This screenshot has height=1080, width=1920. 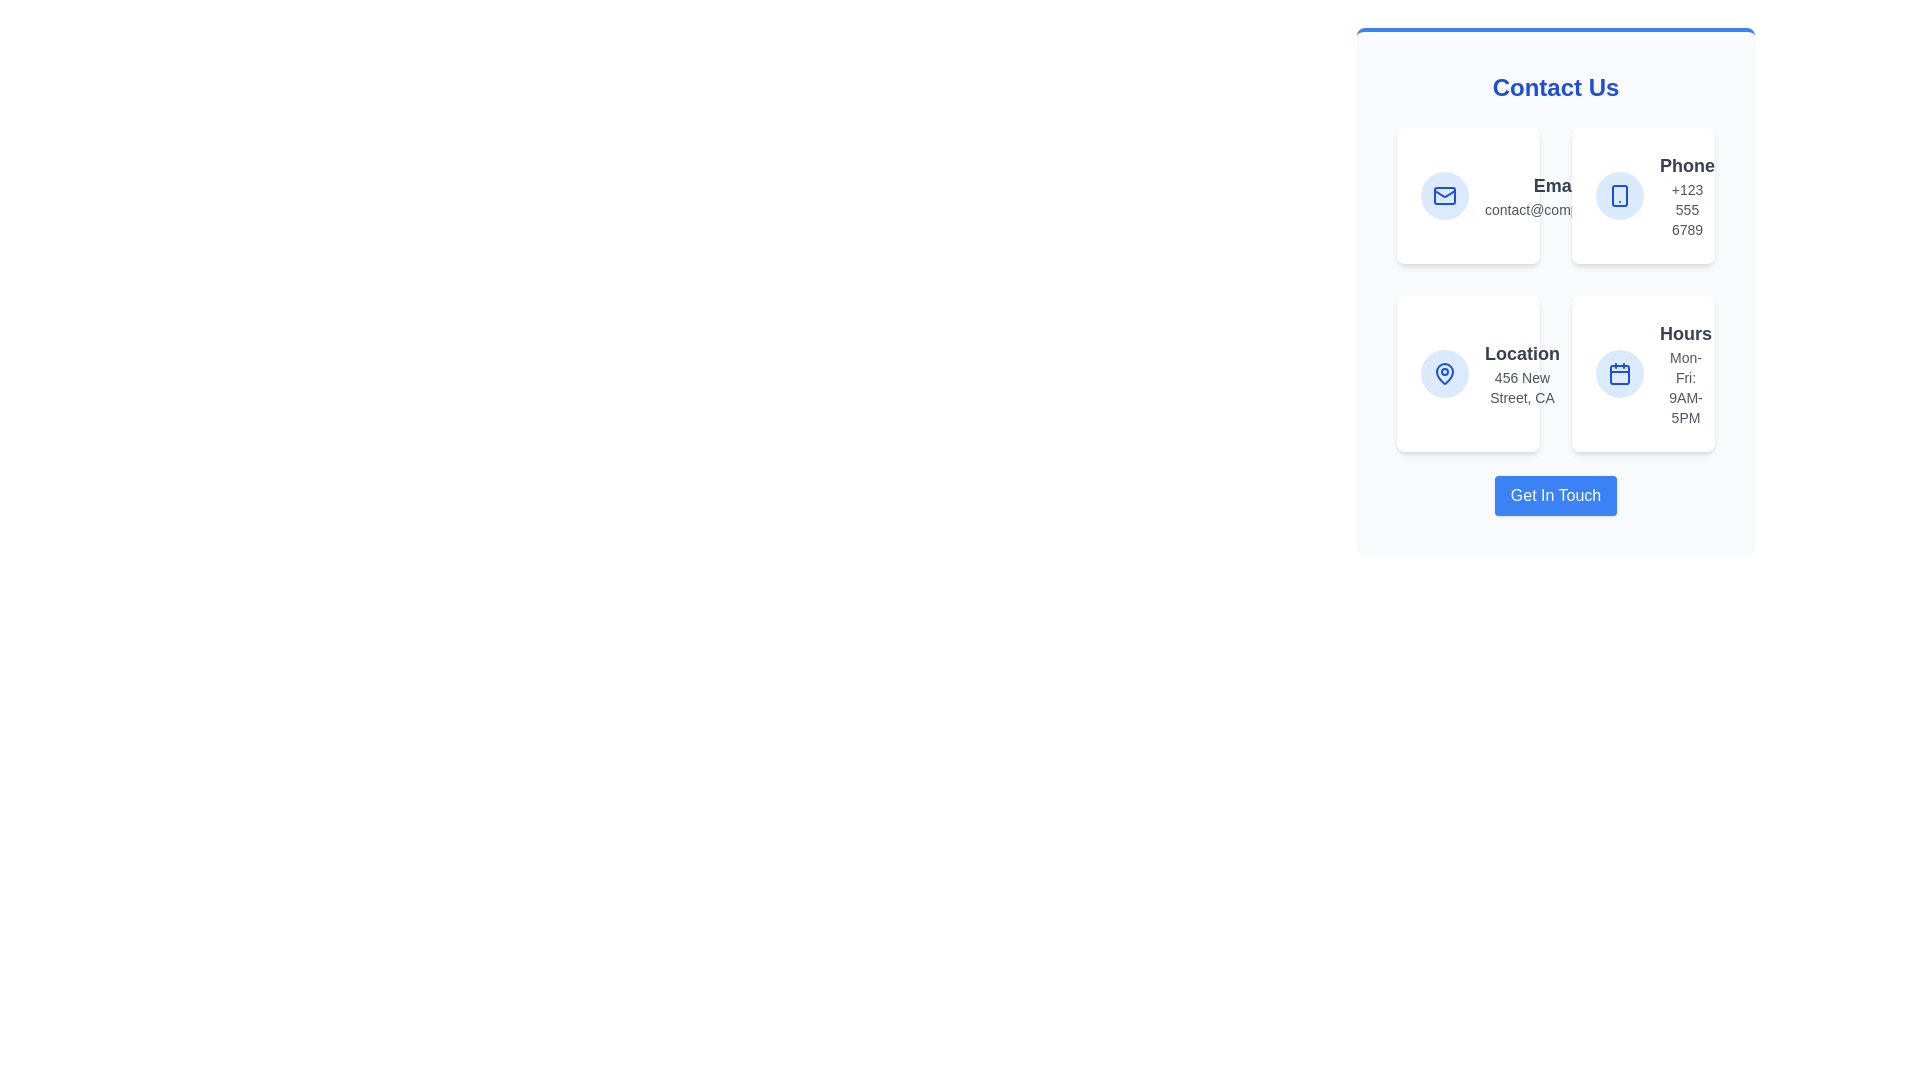 I want to click on the phone number text label in the second card of the 'Contact Us' section to initiate a call, so click(x=1686, y=196).